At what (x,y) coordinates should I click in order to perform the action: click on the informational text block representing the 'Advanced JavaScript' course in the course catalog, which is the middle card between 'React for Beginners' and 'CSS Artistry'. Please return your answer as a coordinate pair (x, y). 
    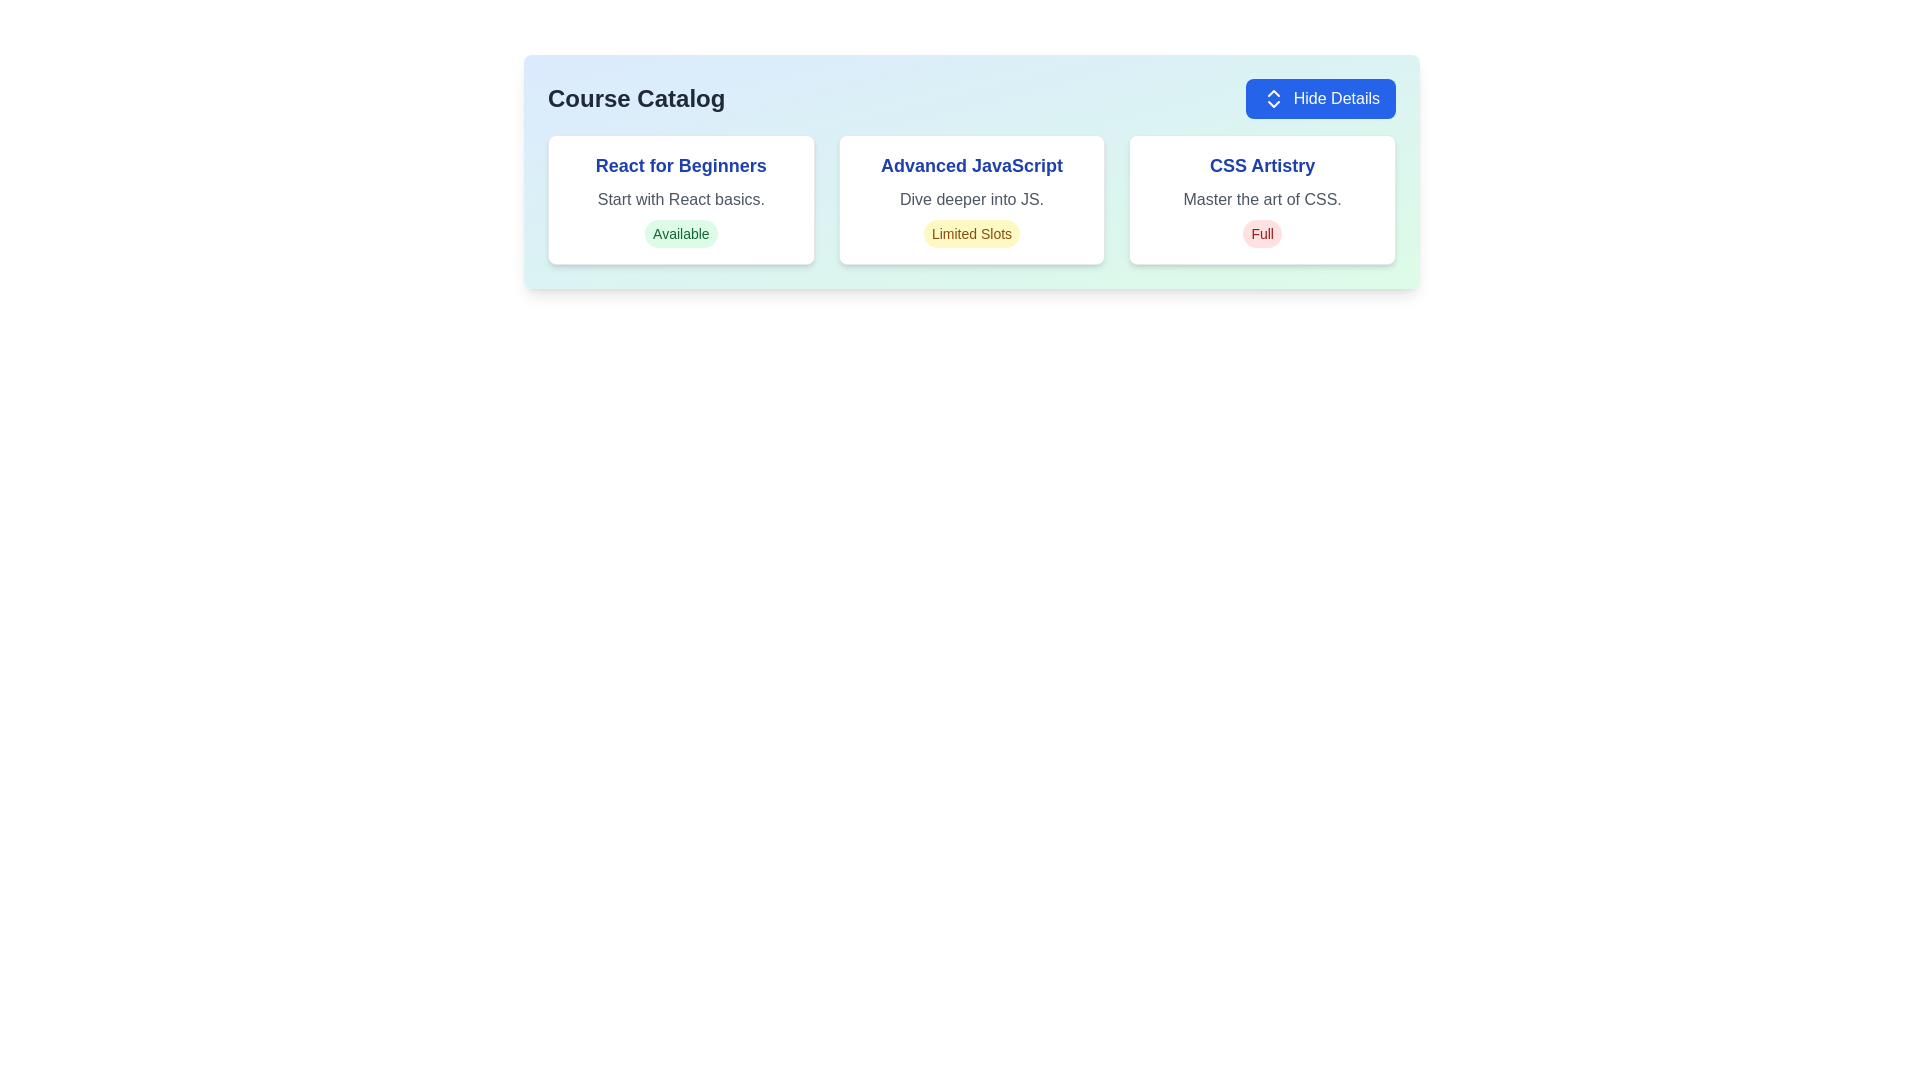
    Looking at the image, I should click on (971, 200).